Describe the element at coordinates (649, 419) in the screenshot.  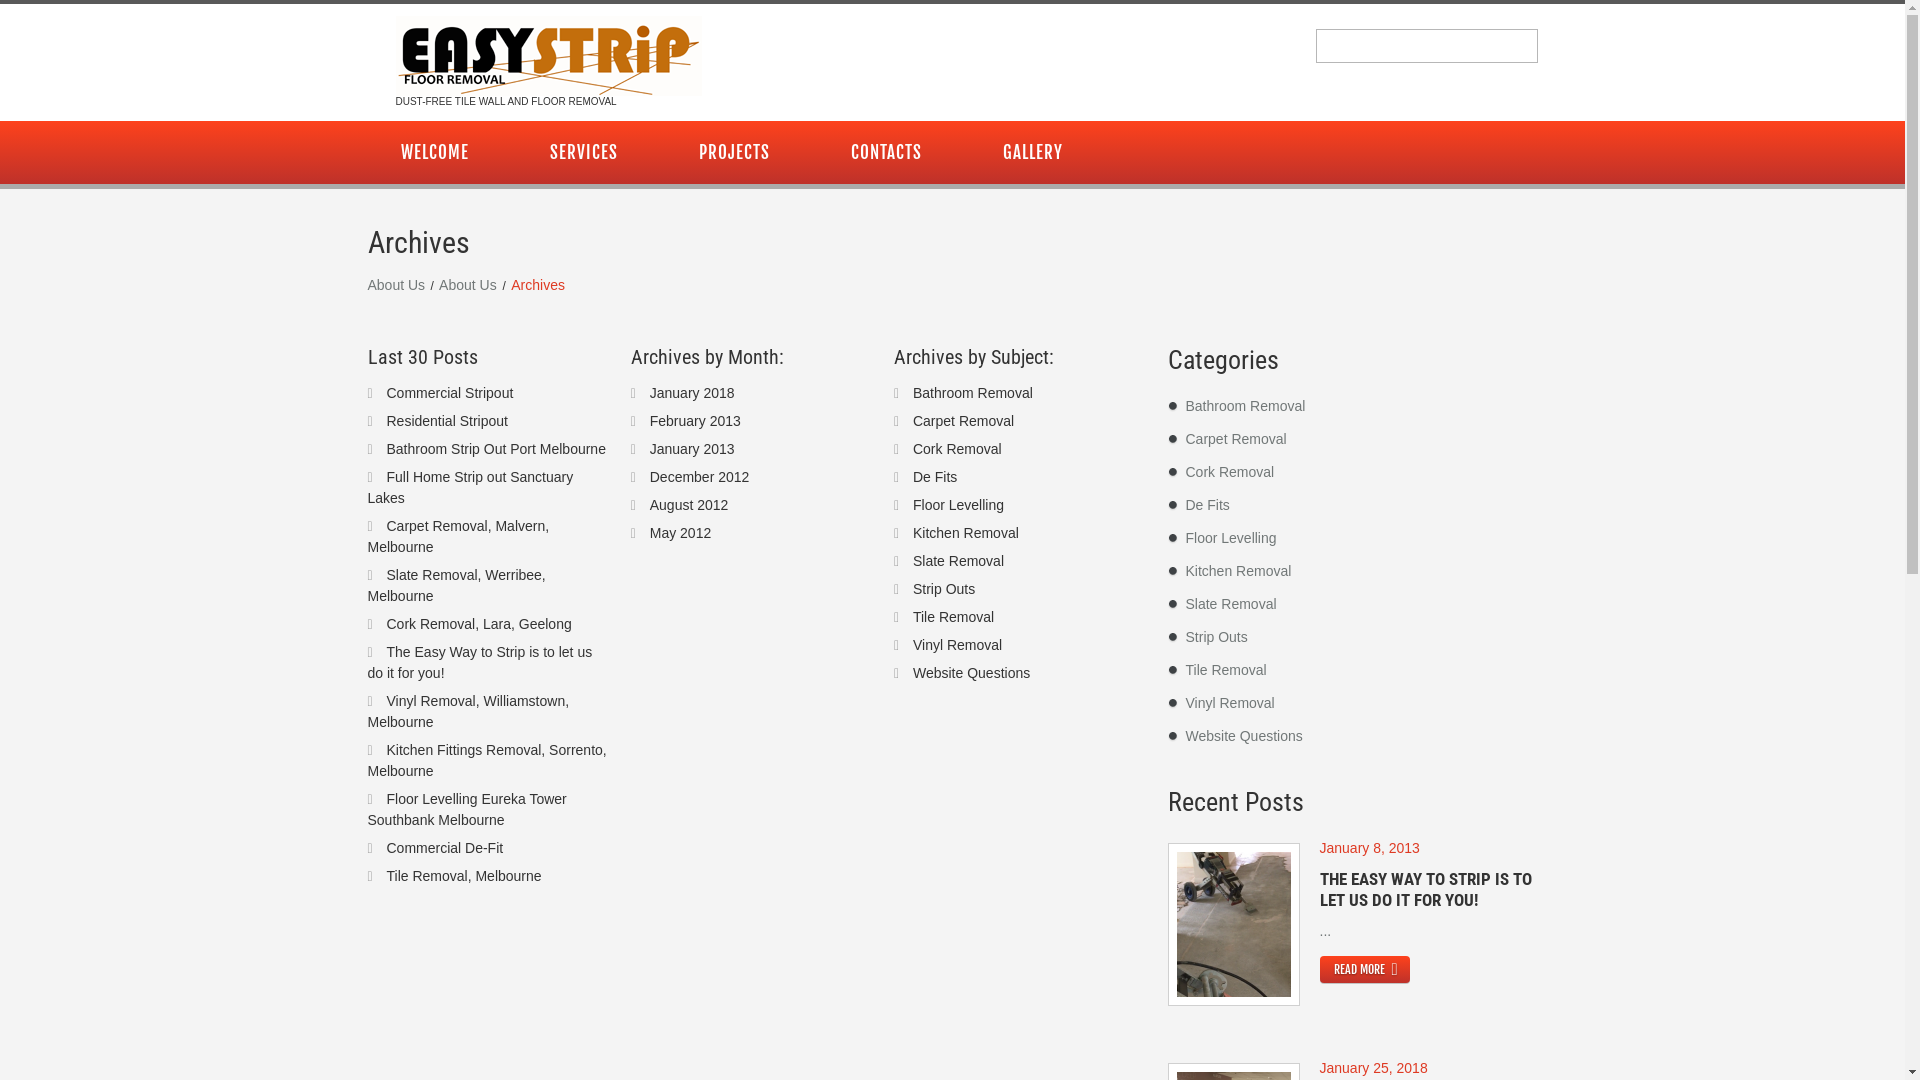
I see `'February 2013'` at that location.